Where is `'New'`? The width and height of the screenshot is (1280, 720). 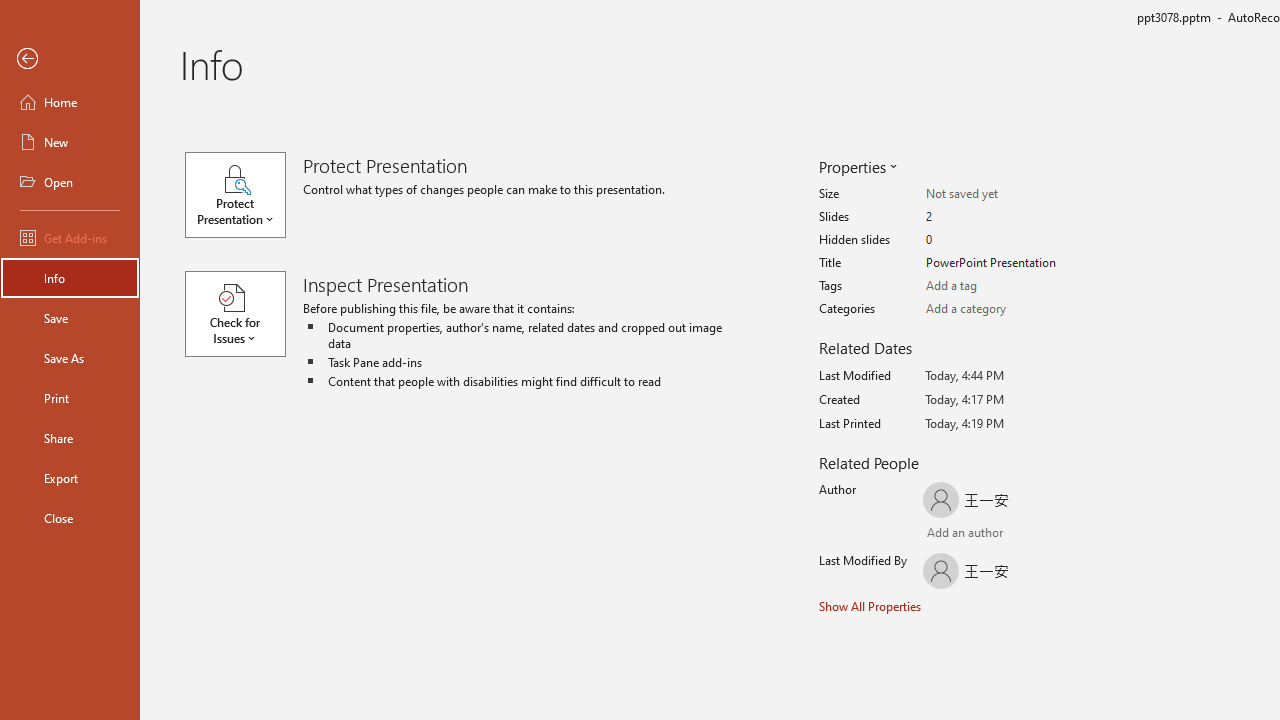 'New' is located at coordinates (69, 140).